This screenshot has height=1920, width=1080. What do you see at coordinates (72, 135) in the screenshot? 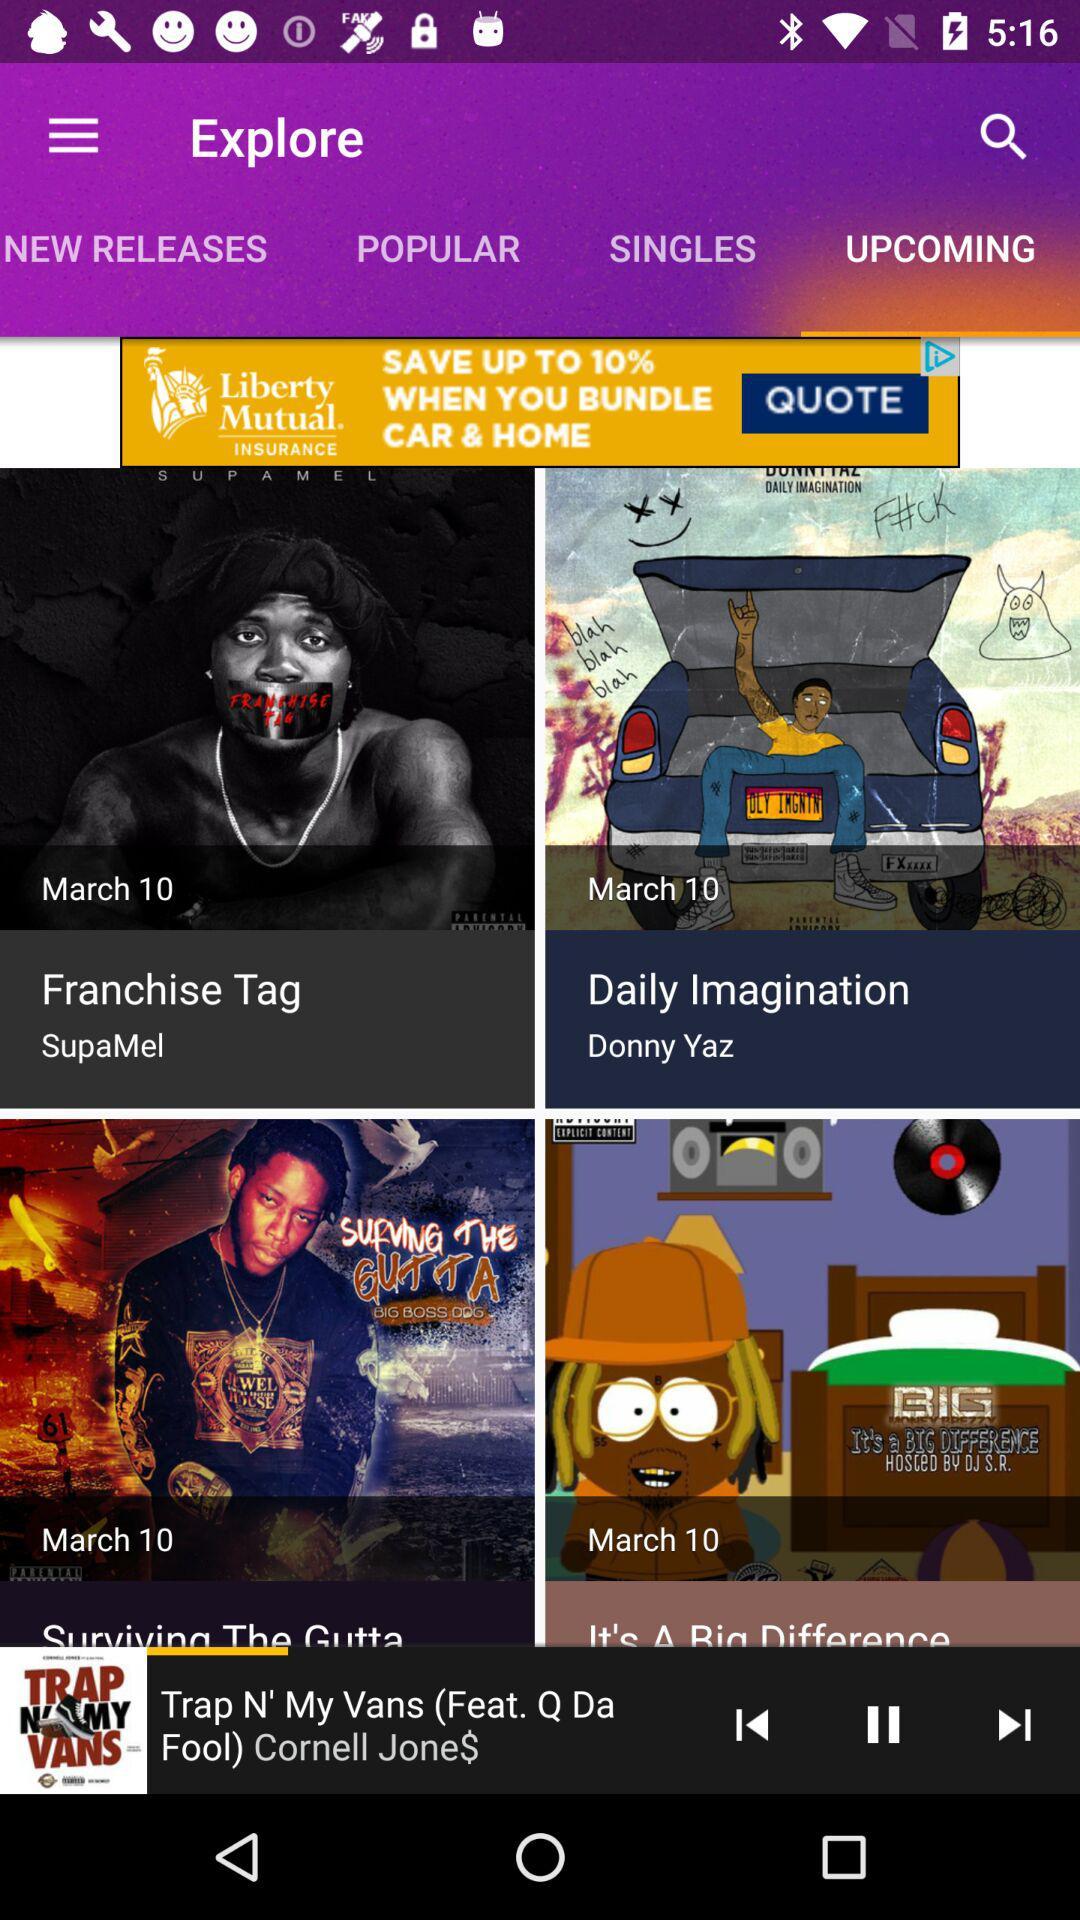
I see `icon next to the explore item` at bounding box center [72, 135].